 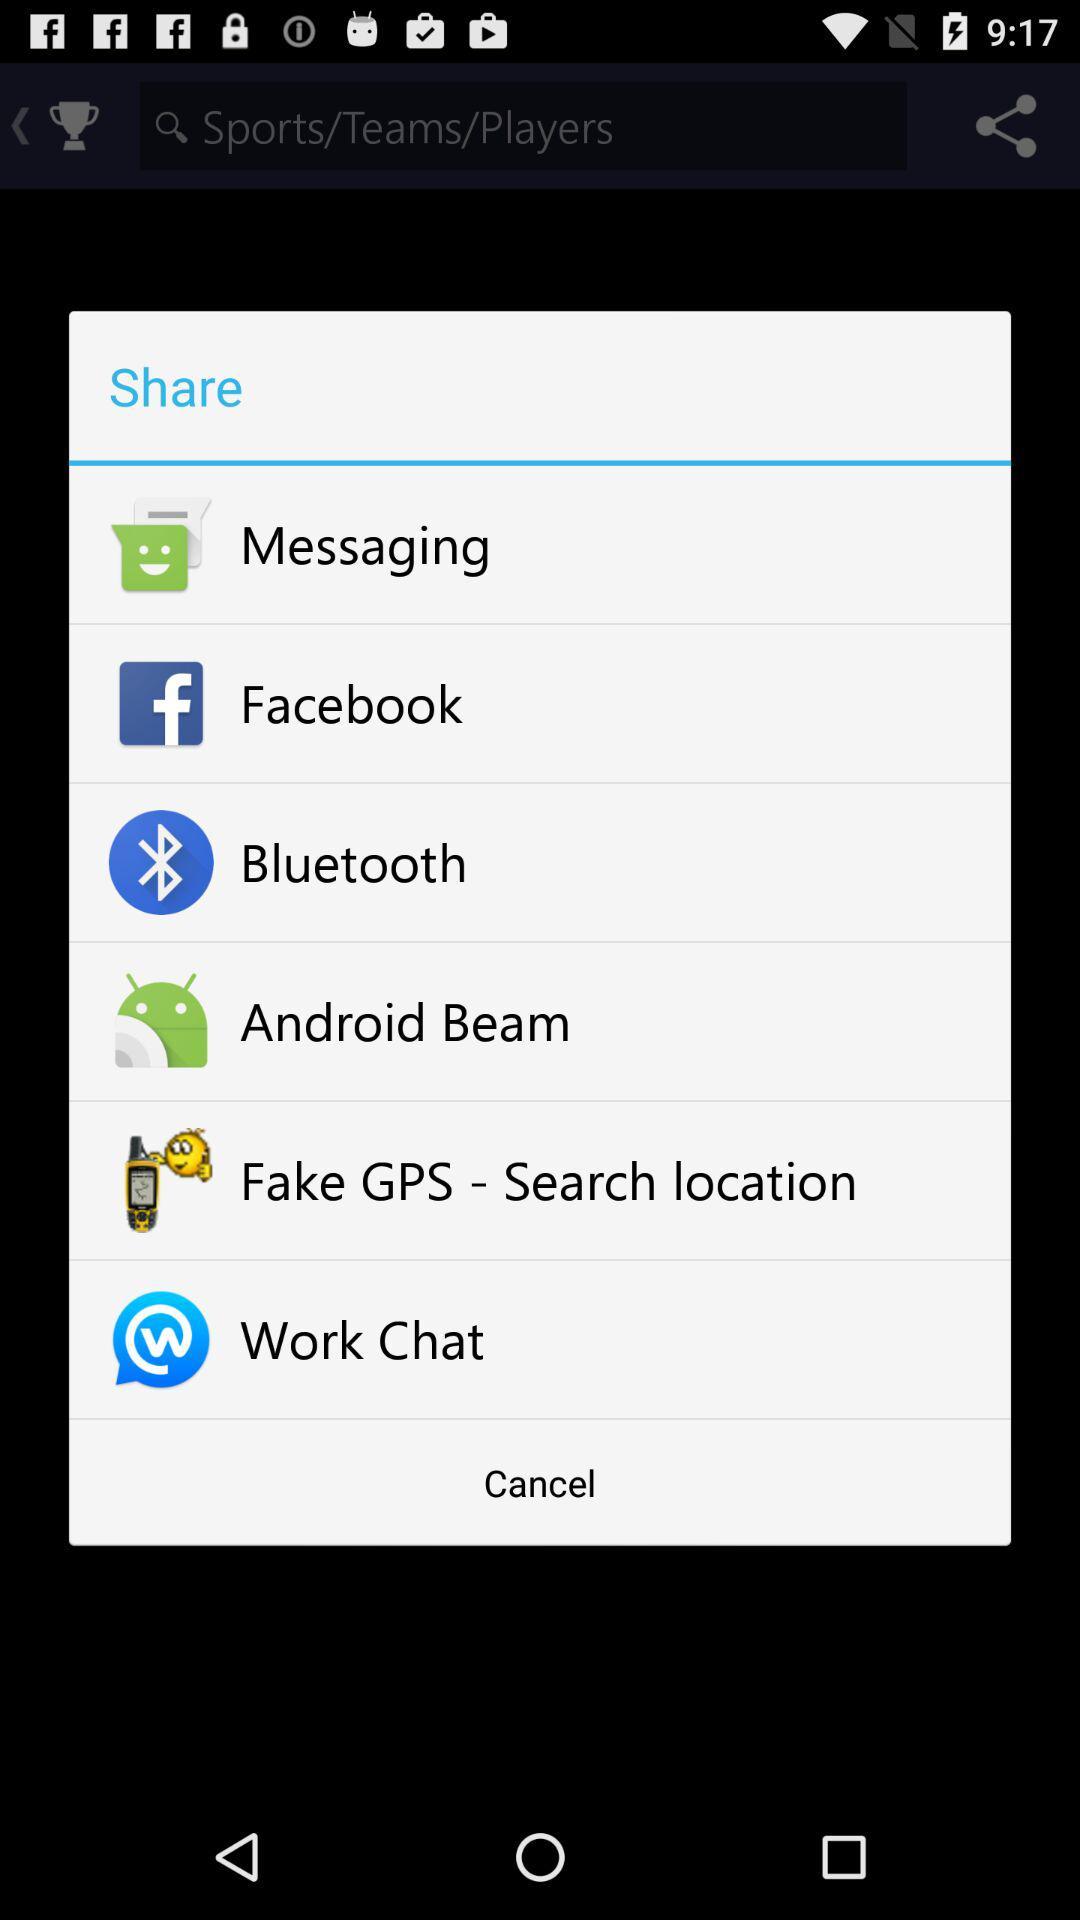 I want to click on the cancel item, so click(x=540, y=1482).